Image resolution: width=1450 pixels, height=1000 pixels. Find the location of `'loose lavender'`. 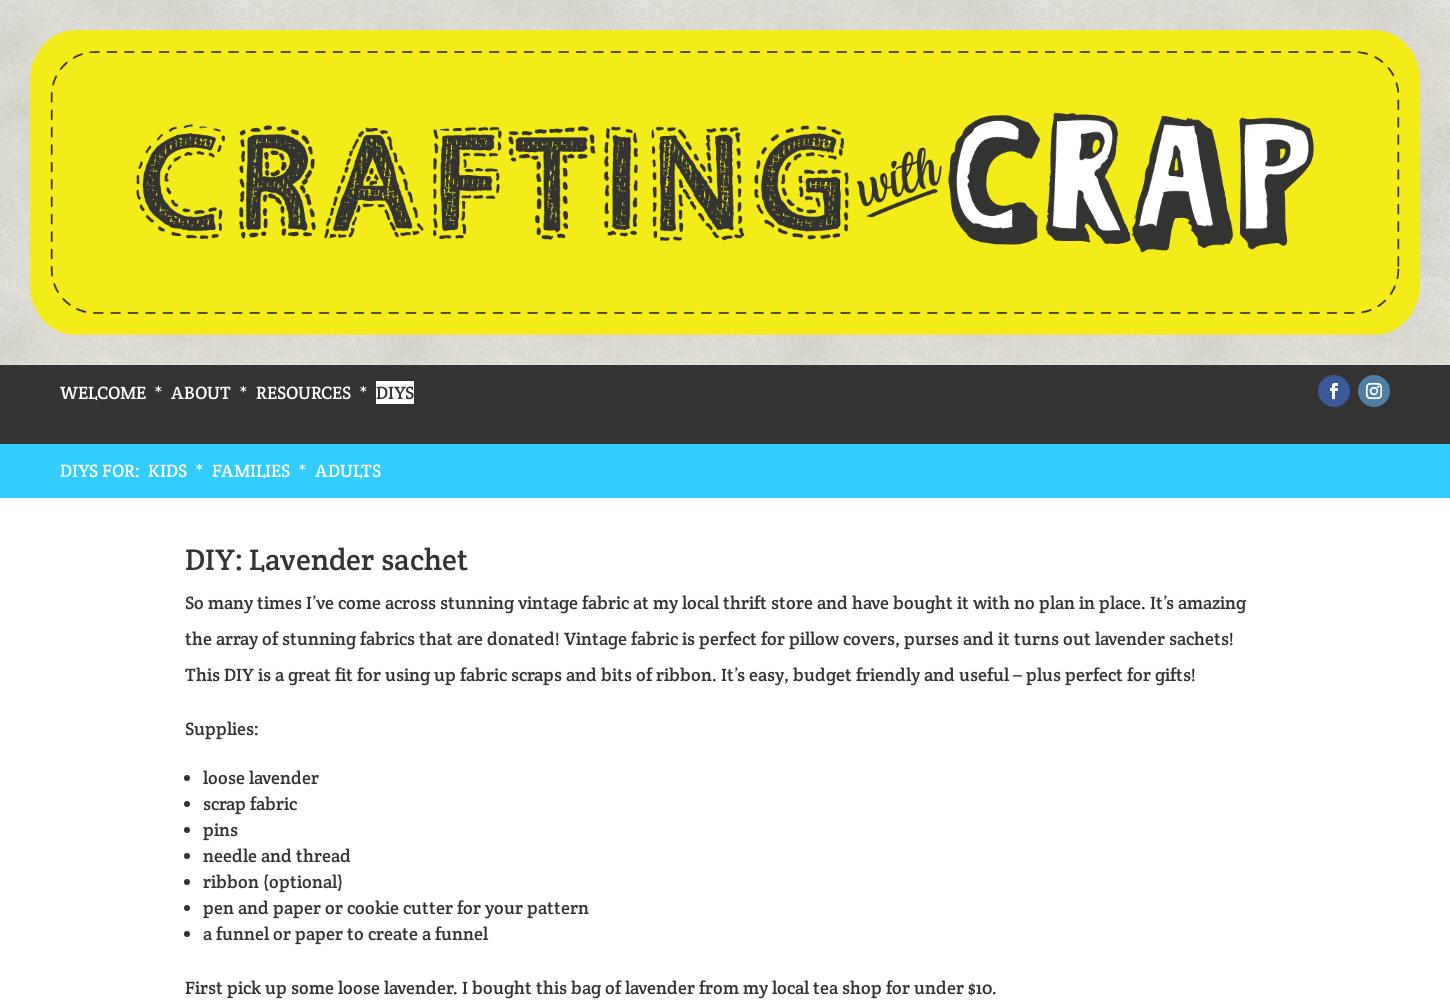

'loose lavender' is located at coordinates (261, 776).